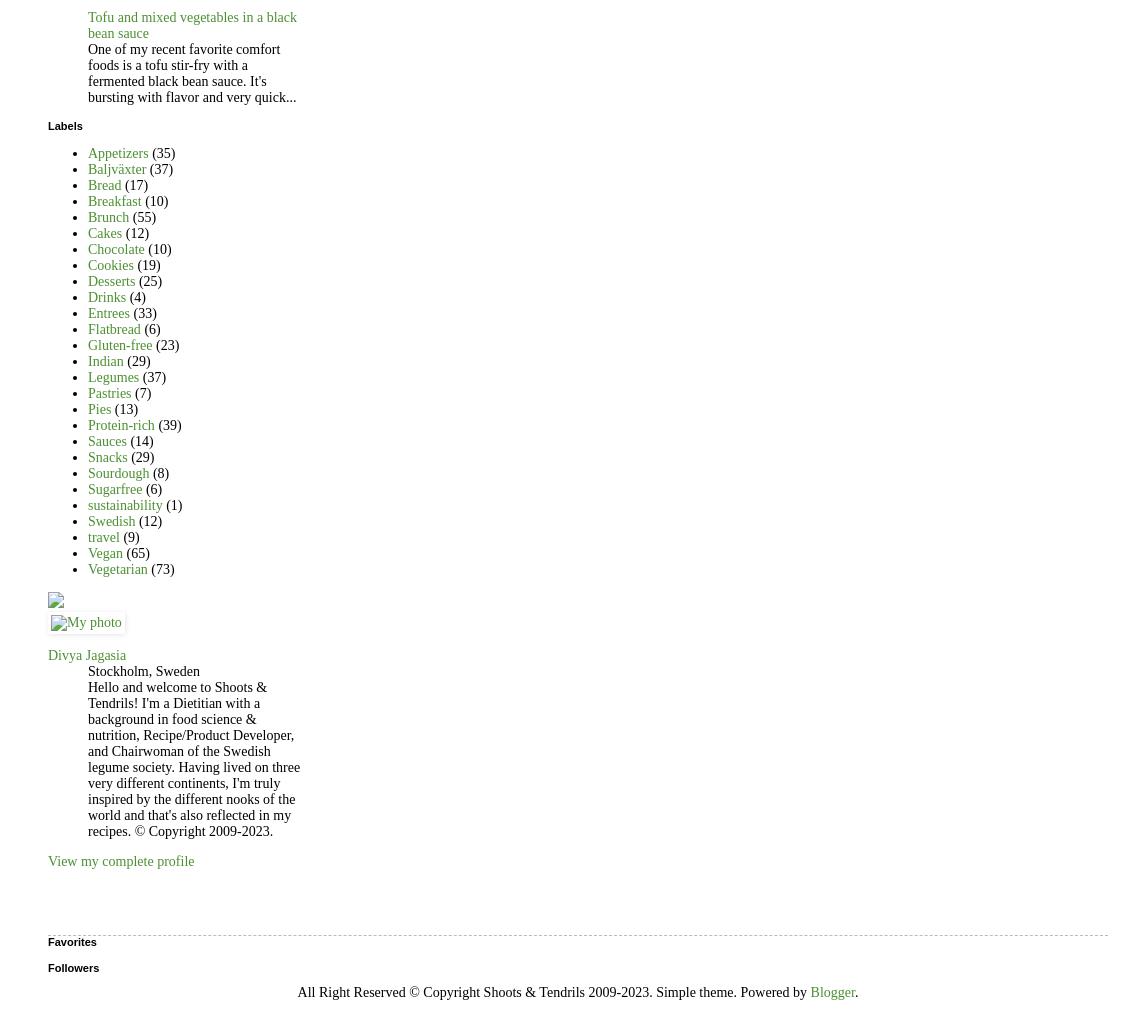  Describe the element at coordinates (150, 279) in the screenshot. I see `'(25)'` at that location.